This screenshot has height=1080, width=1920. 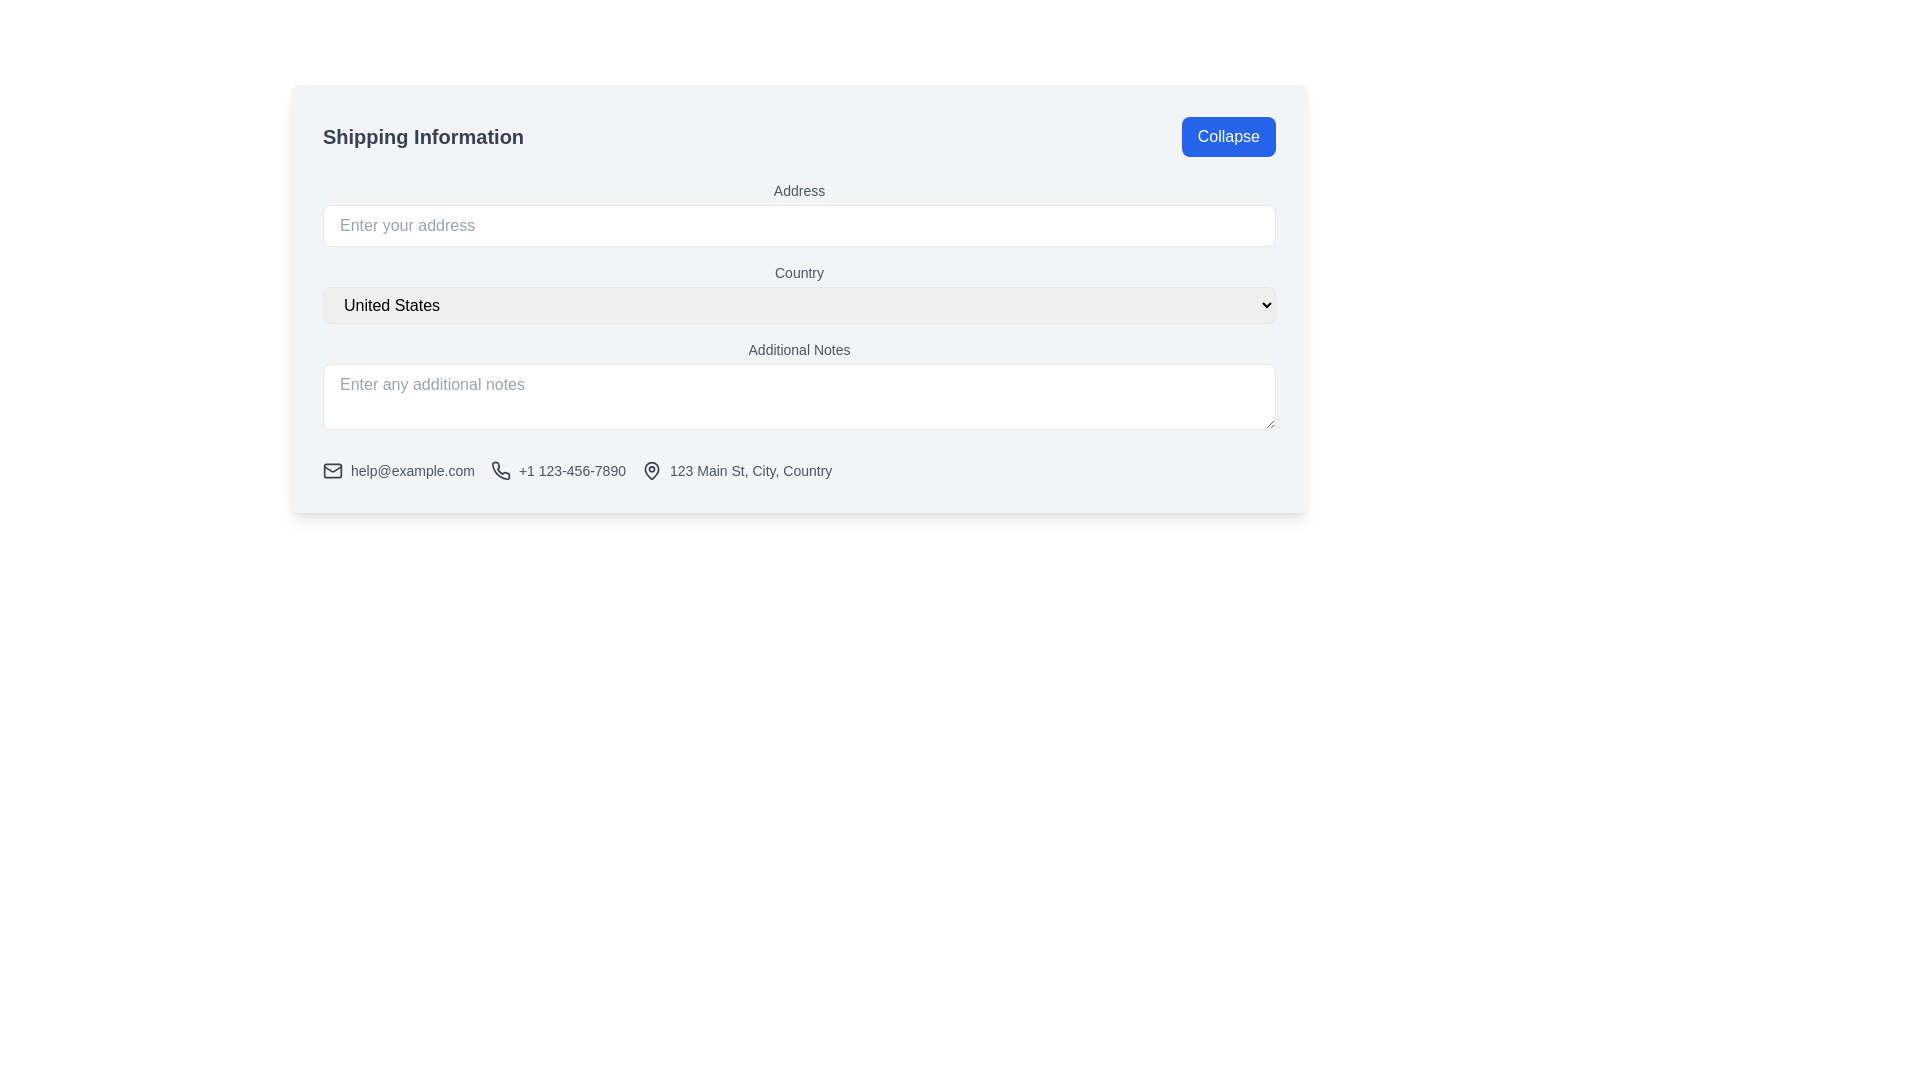 I want to click on the telephone icon located at the bottom of the 'Shipping Information' section, which is the first icon to the left of the '+1 123-456-7890' text, so click(x=500, y=470).